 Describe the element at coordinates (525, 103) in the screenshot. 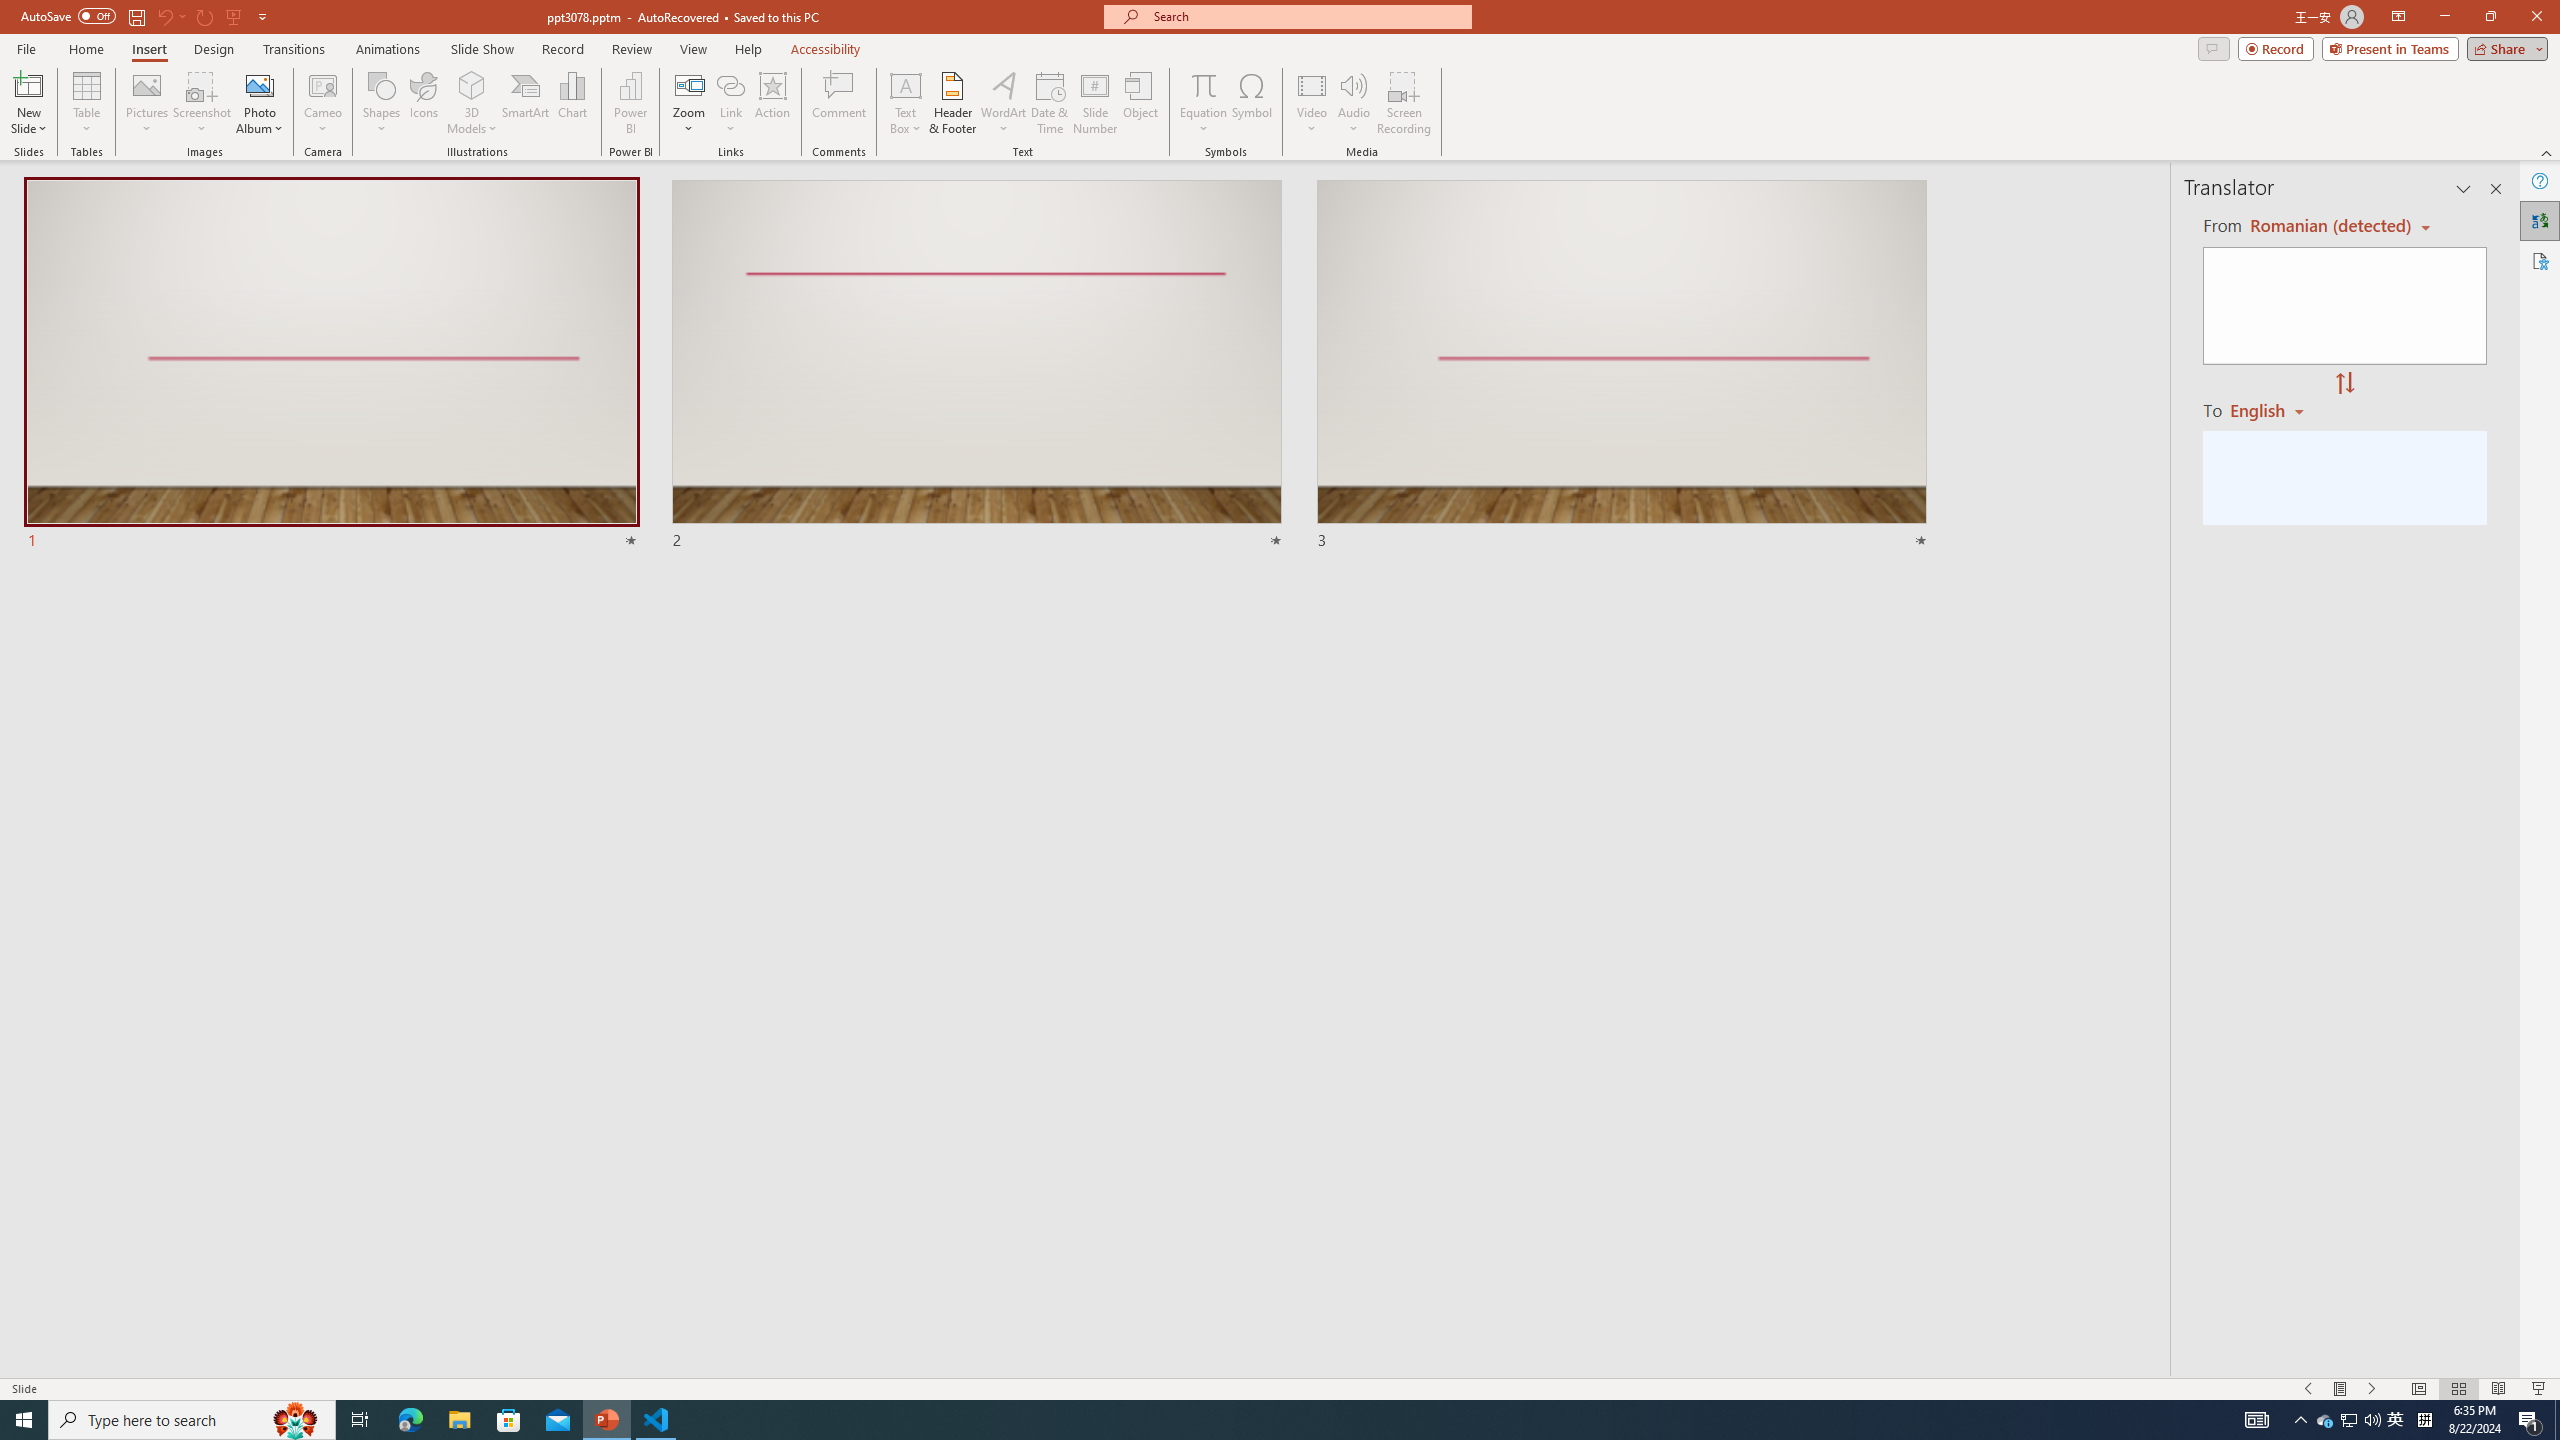

I see `'SmartArt...'` at that location.